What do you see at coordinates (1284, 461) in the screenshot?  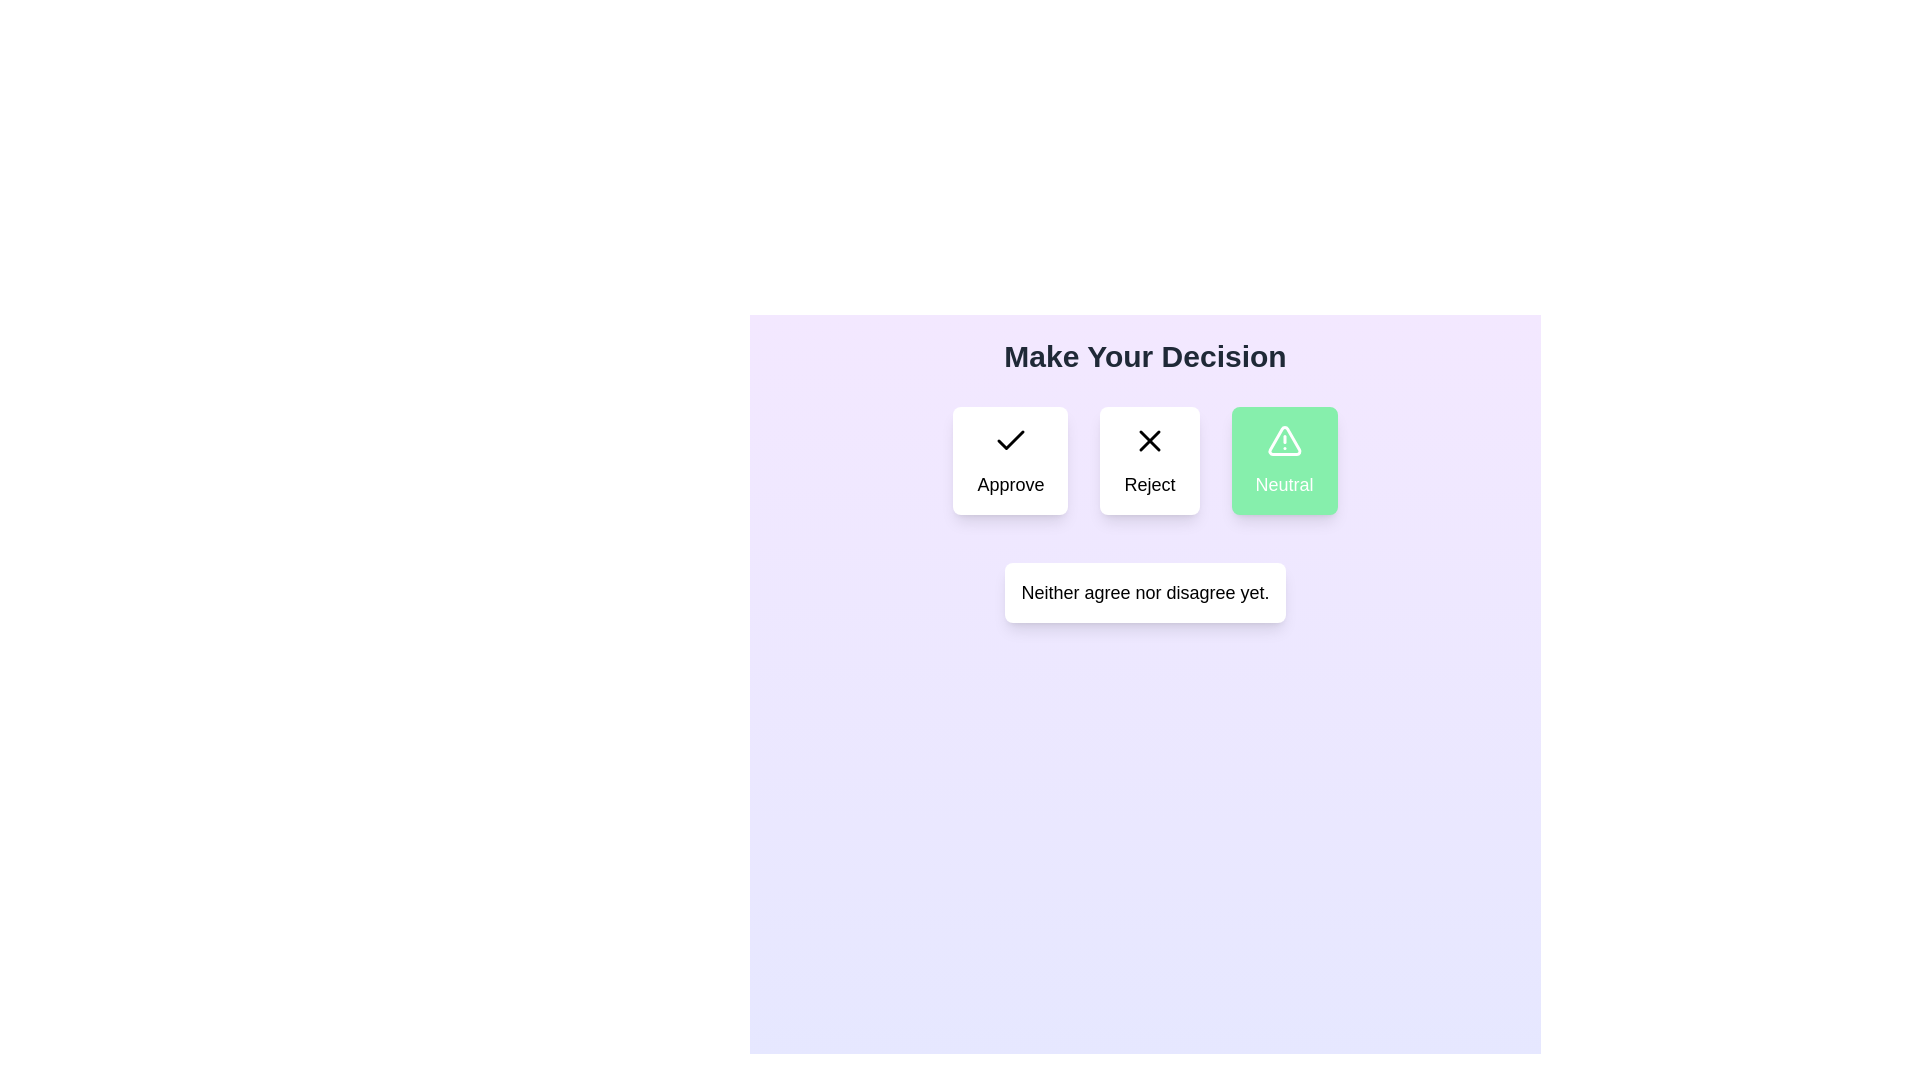 I see `the Neutral button to select the corresponding decision` at bounding box center [1284, 461].